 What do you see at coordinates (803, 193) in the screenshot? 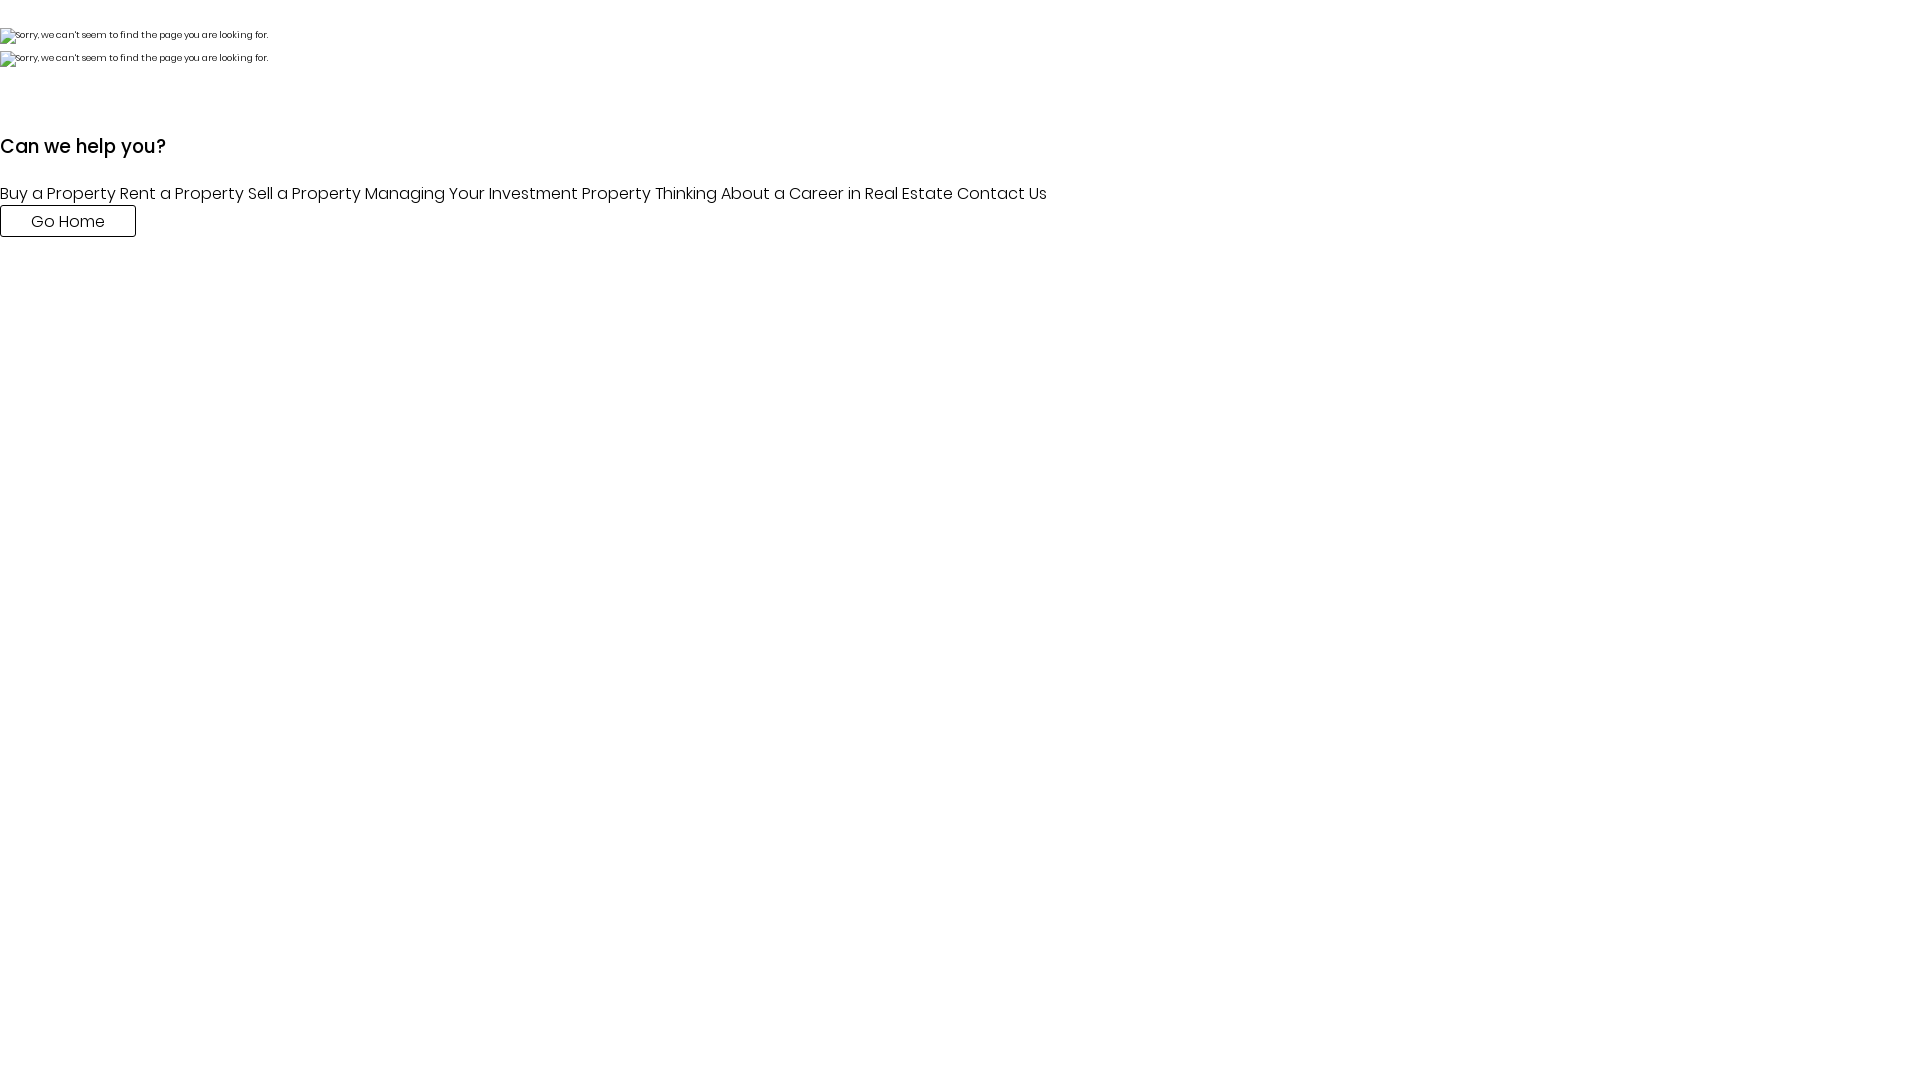
I see `'Thinking About a Career in Real Estate'` at bounding box center [803, 193].